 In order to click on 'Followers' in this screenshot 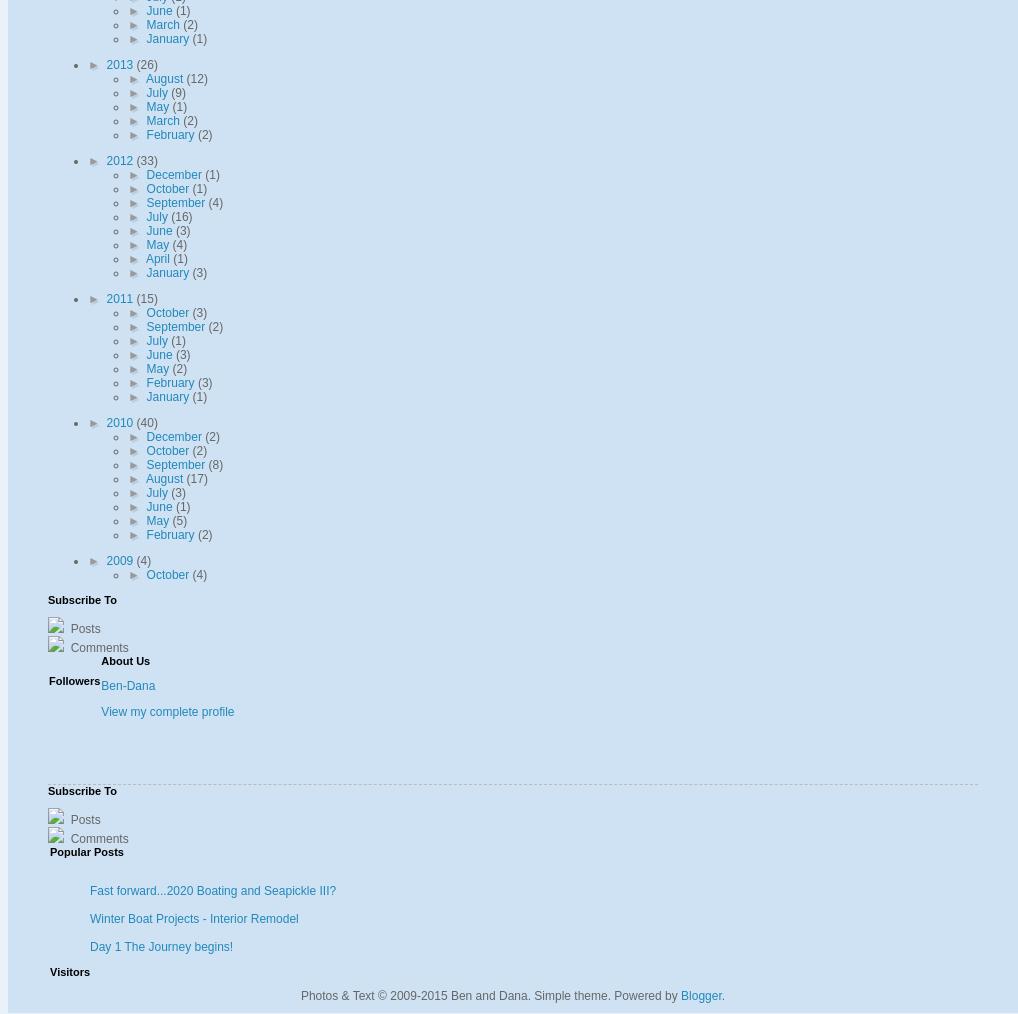, I will do `click(74, 680)`.